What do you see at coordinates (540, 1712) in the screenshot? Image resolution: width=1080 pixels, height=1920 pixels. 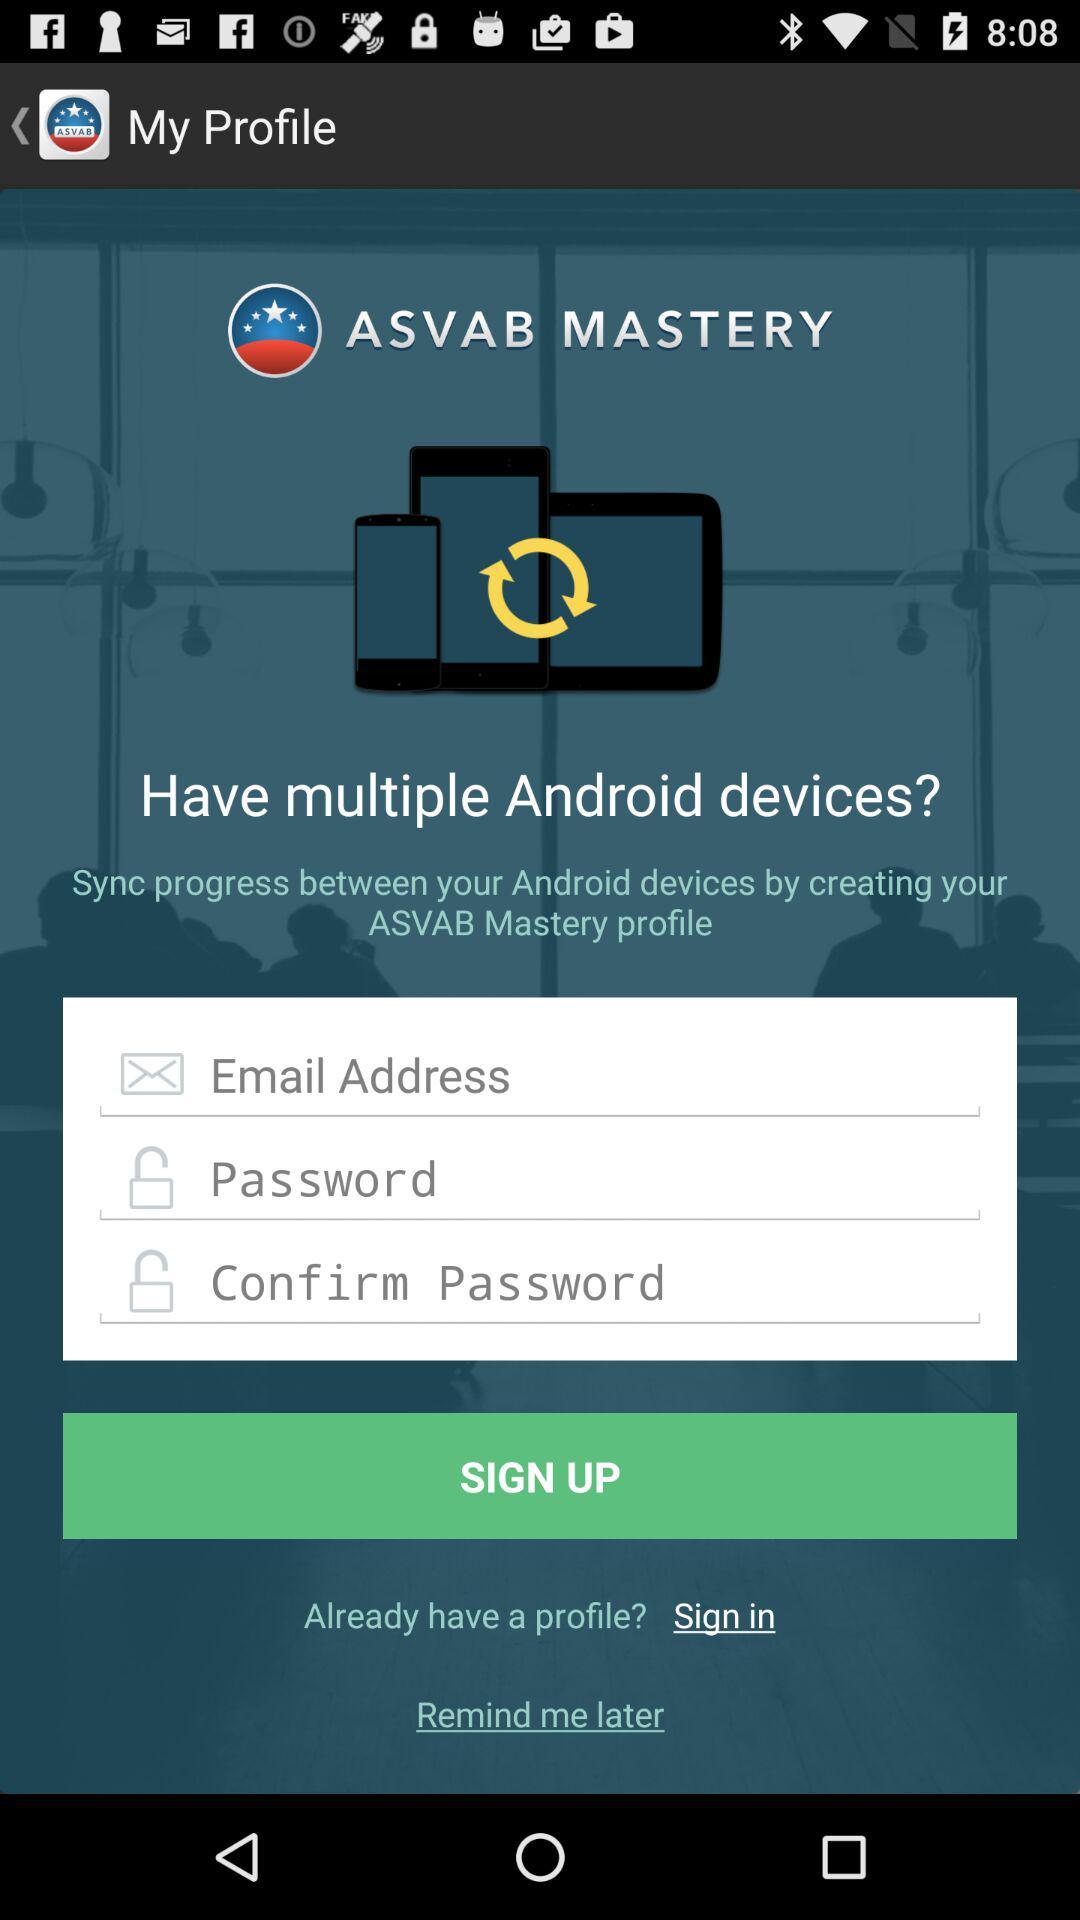 I see `app below already have a icon` at bounding box center [540, 1712].